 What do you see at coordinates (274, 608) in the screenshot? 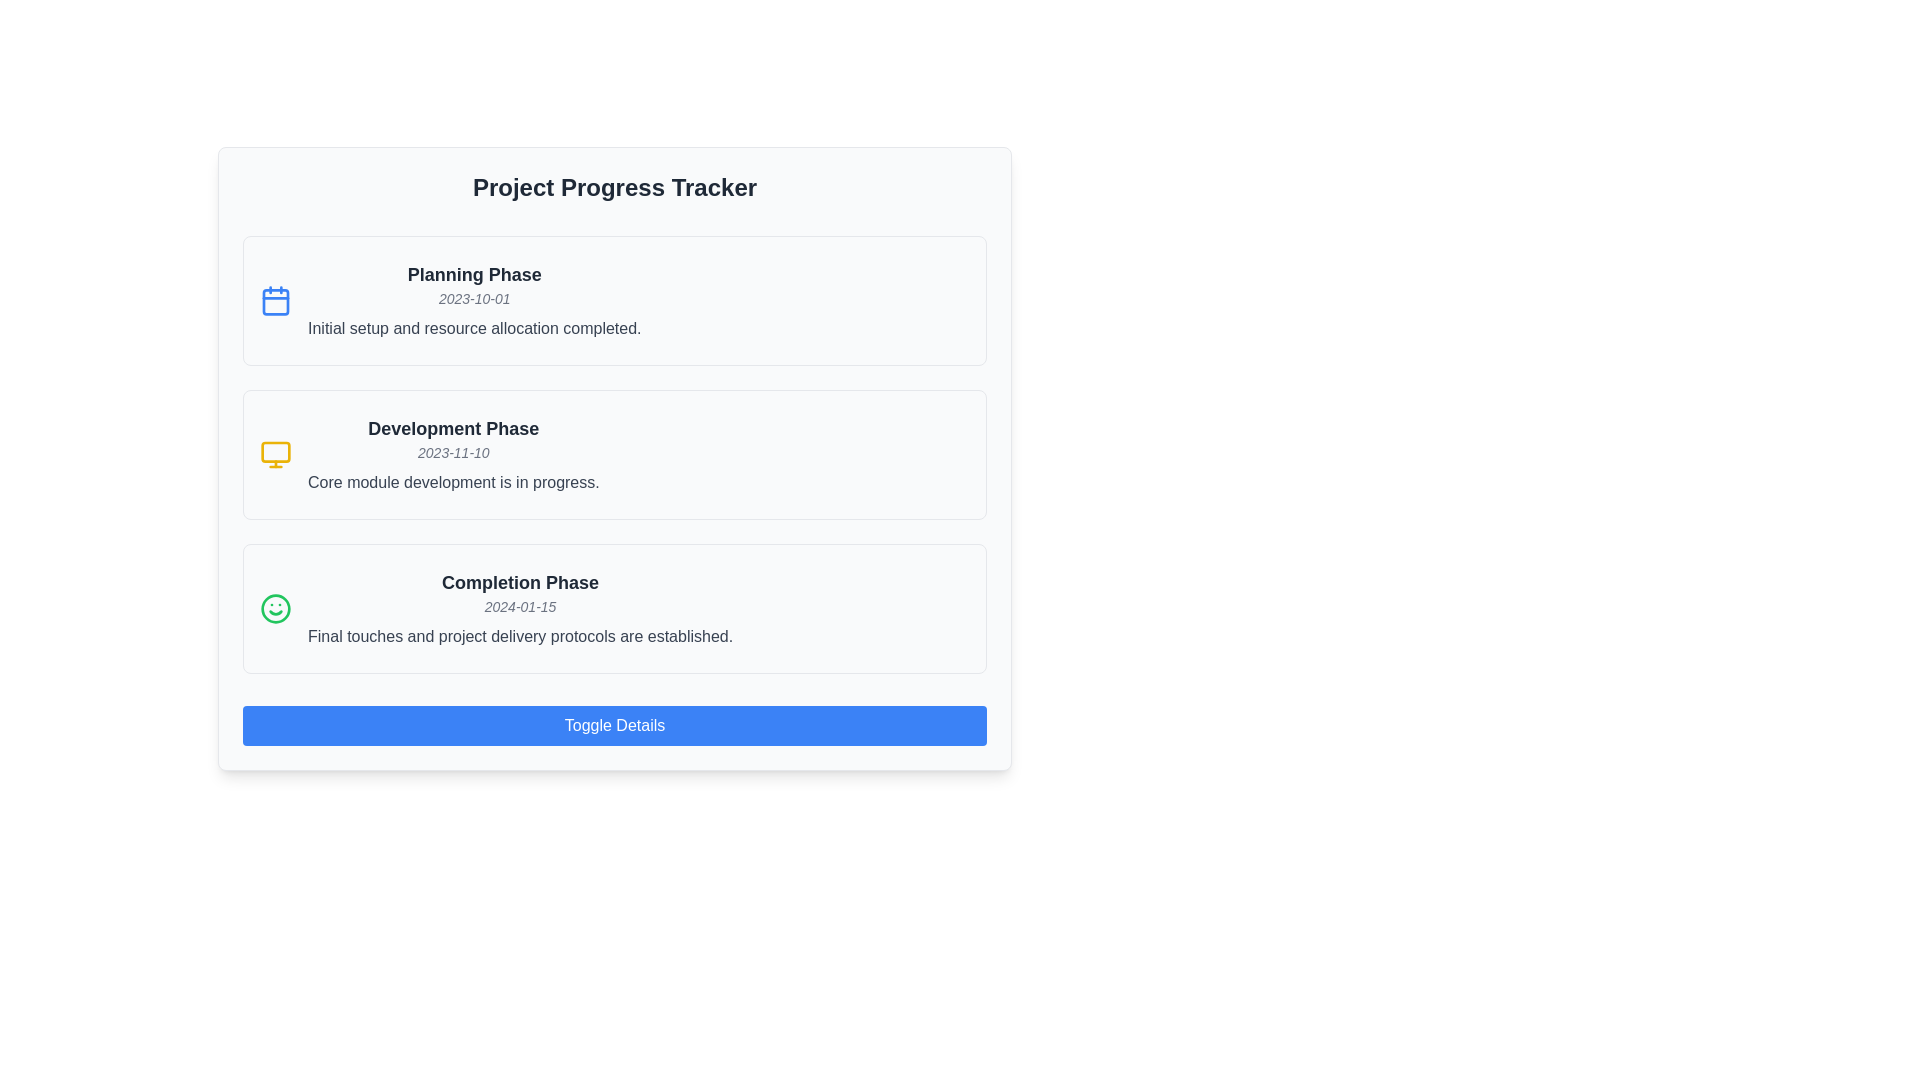
I see `the circular icon with a green border and smiling face illustration located to the left of the 'Completion Phase' title in the third section of the interface` at bounding box center [274, 608].